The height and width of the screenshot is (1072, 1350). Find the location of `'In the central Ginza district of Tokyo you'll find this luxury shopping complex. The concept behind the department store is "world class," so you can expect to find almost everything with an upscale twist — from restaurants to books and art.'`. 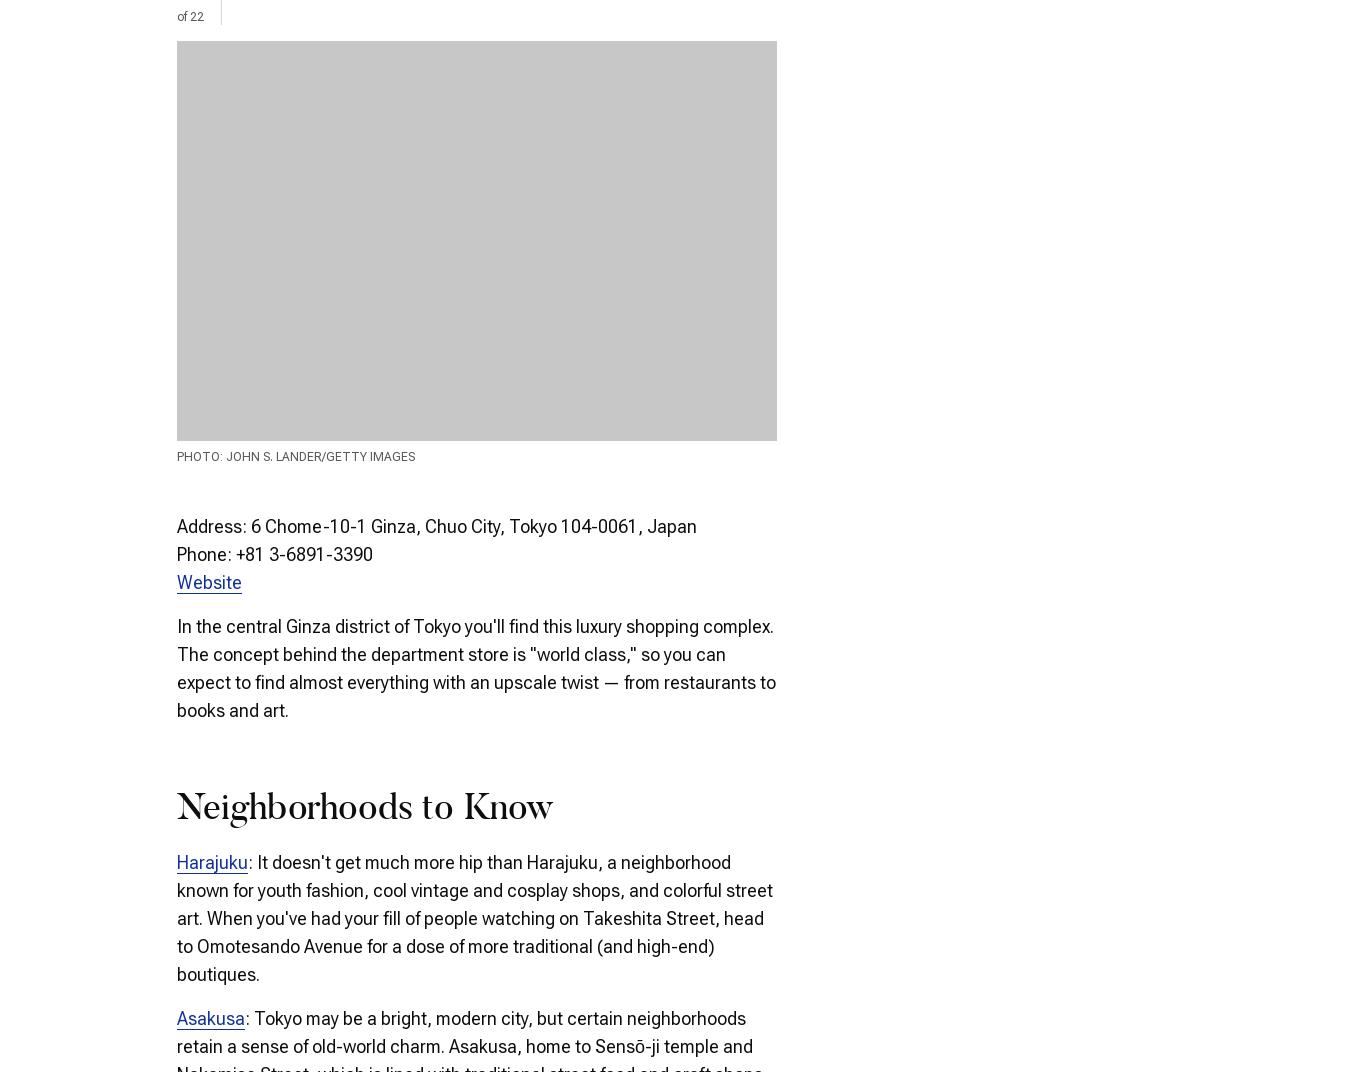

'In the central Ginza district of Tokyo you'll find this luxury shopping complex. The concept behind the department store is "world class," so you can expect to find almost everything with an upscale twist — from restaurants to books and art.' is located at coordinates (475, 667).